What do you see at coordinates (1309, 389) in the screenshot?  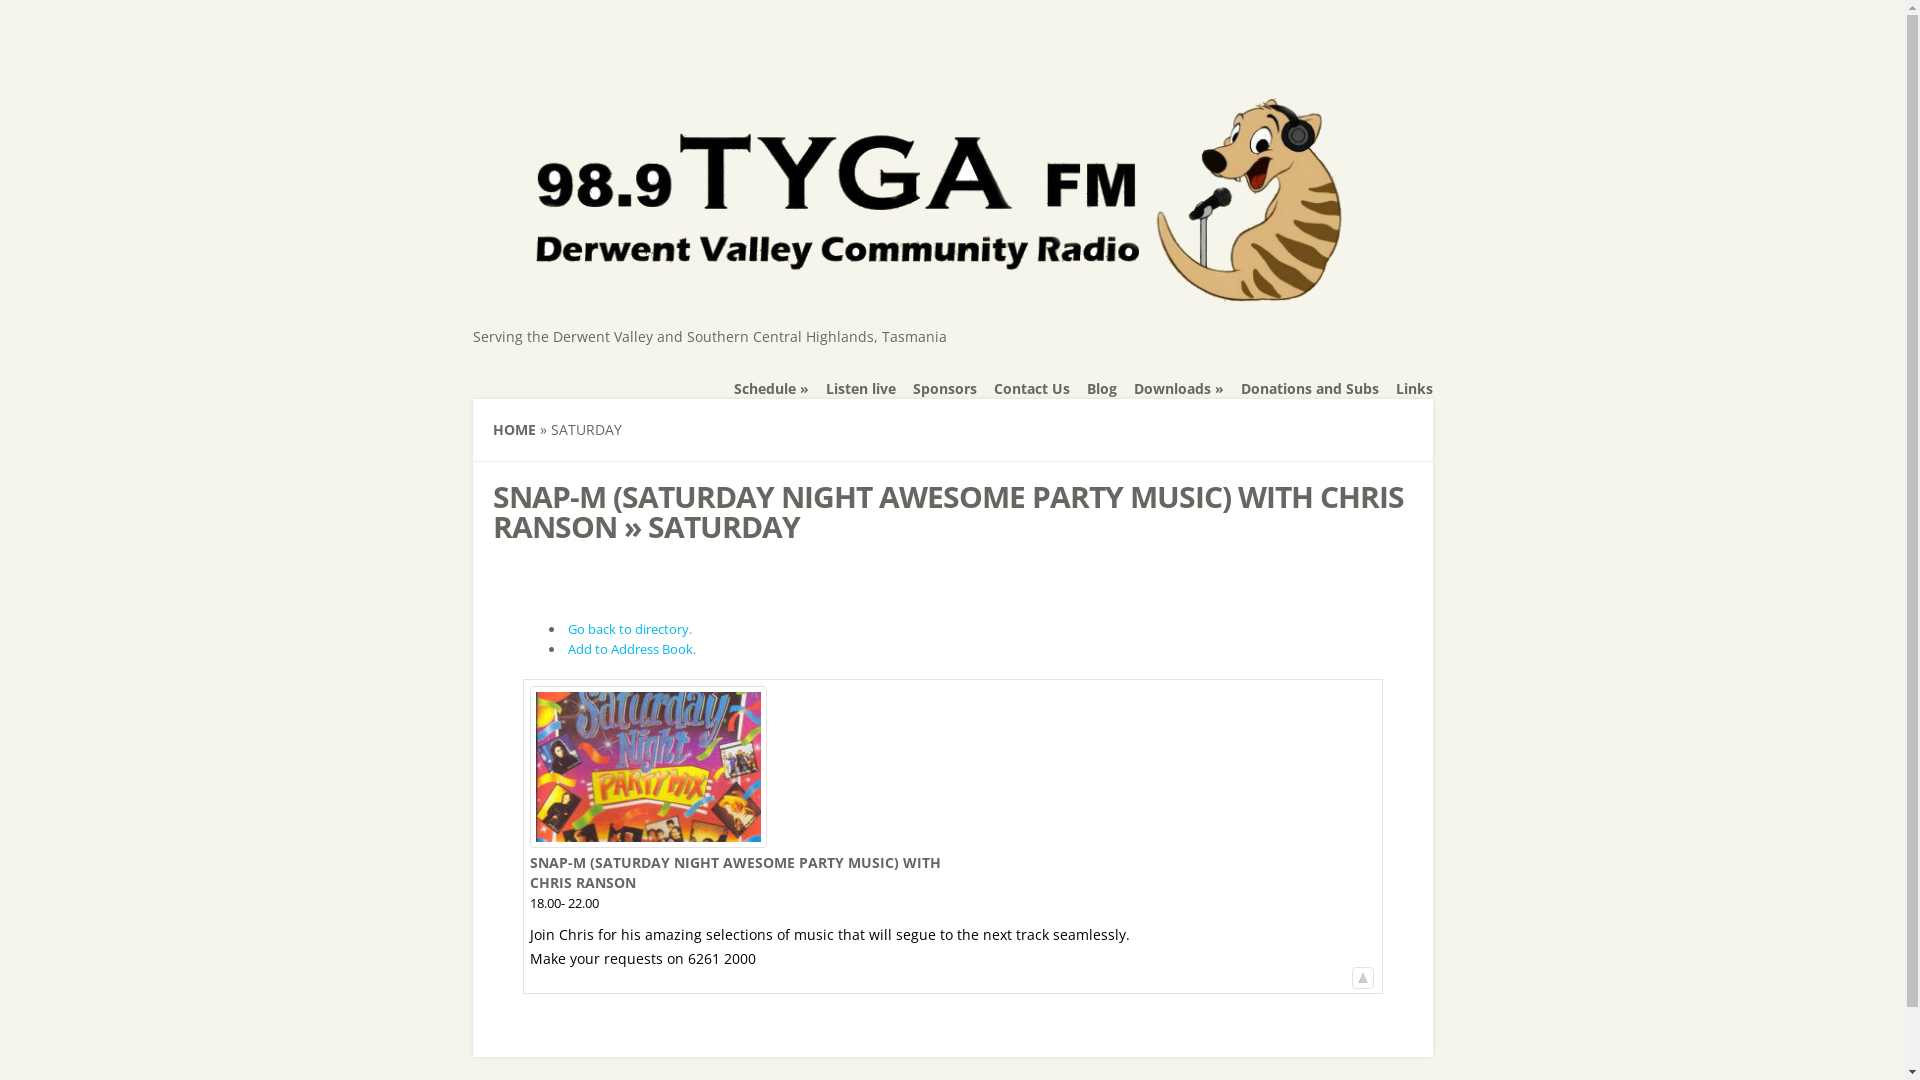 I see `'Donations and Subs'` at bounding box center [1309, 389].